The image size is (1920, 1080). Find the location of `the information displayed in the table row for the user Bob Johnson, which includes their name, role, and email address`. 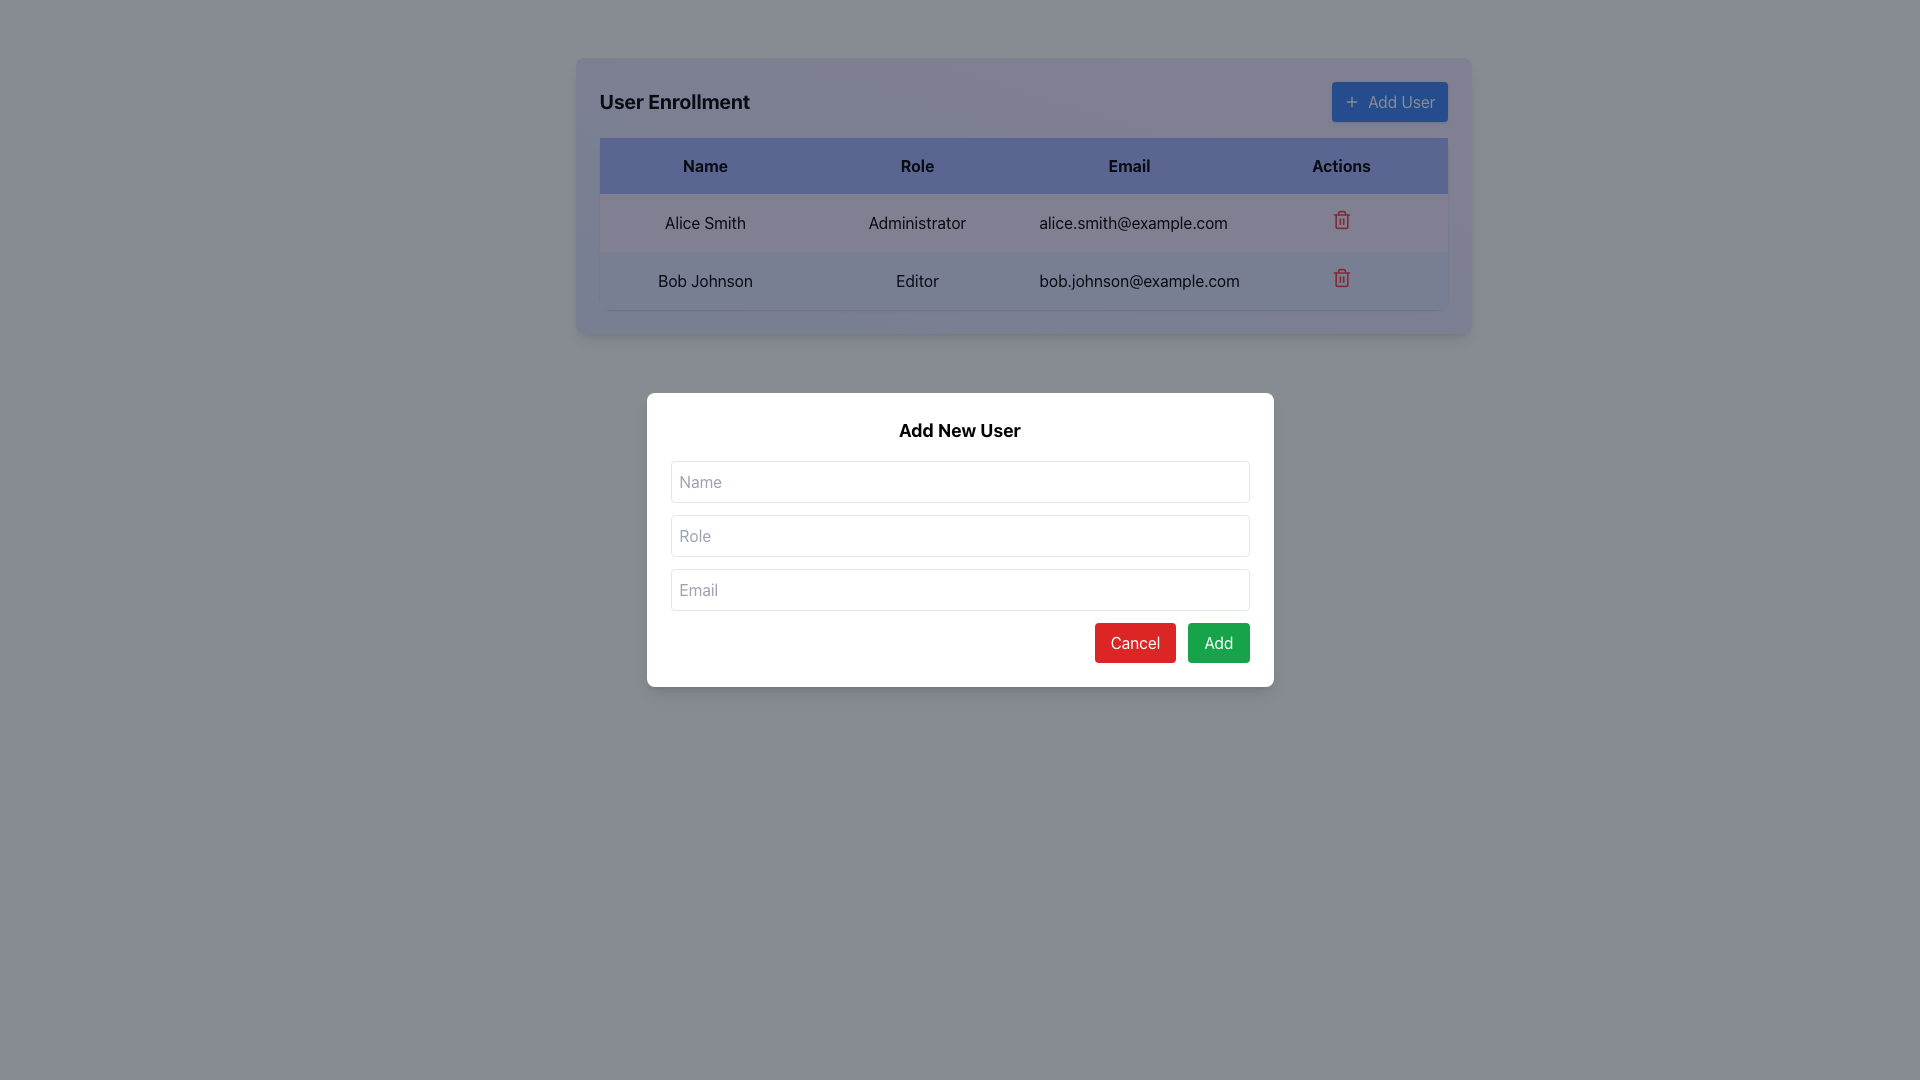

the information displayed in the table row for the user Bob Johnson, which includes their name, role, and email address is located at coordinates (1023, 250).